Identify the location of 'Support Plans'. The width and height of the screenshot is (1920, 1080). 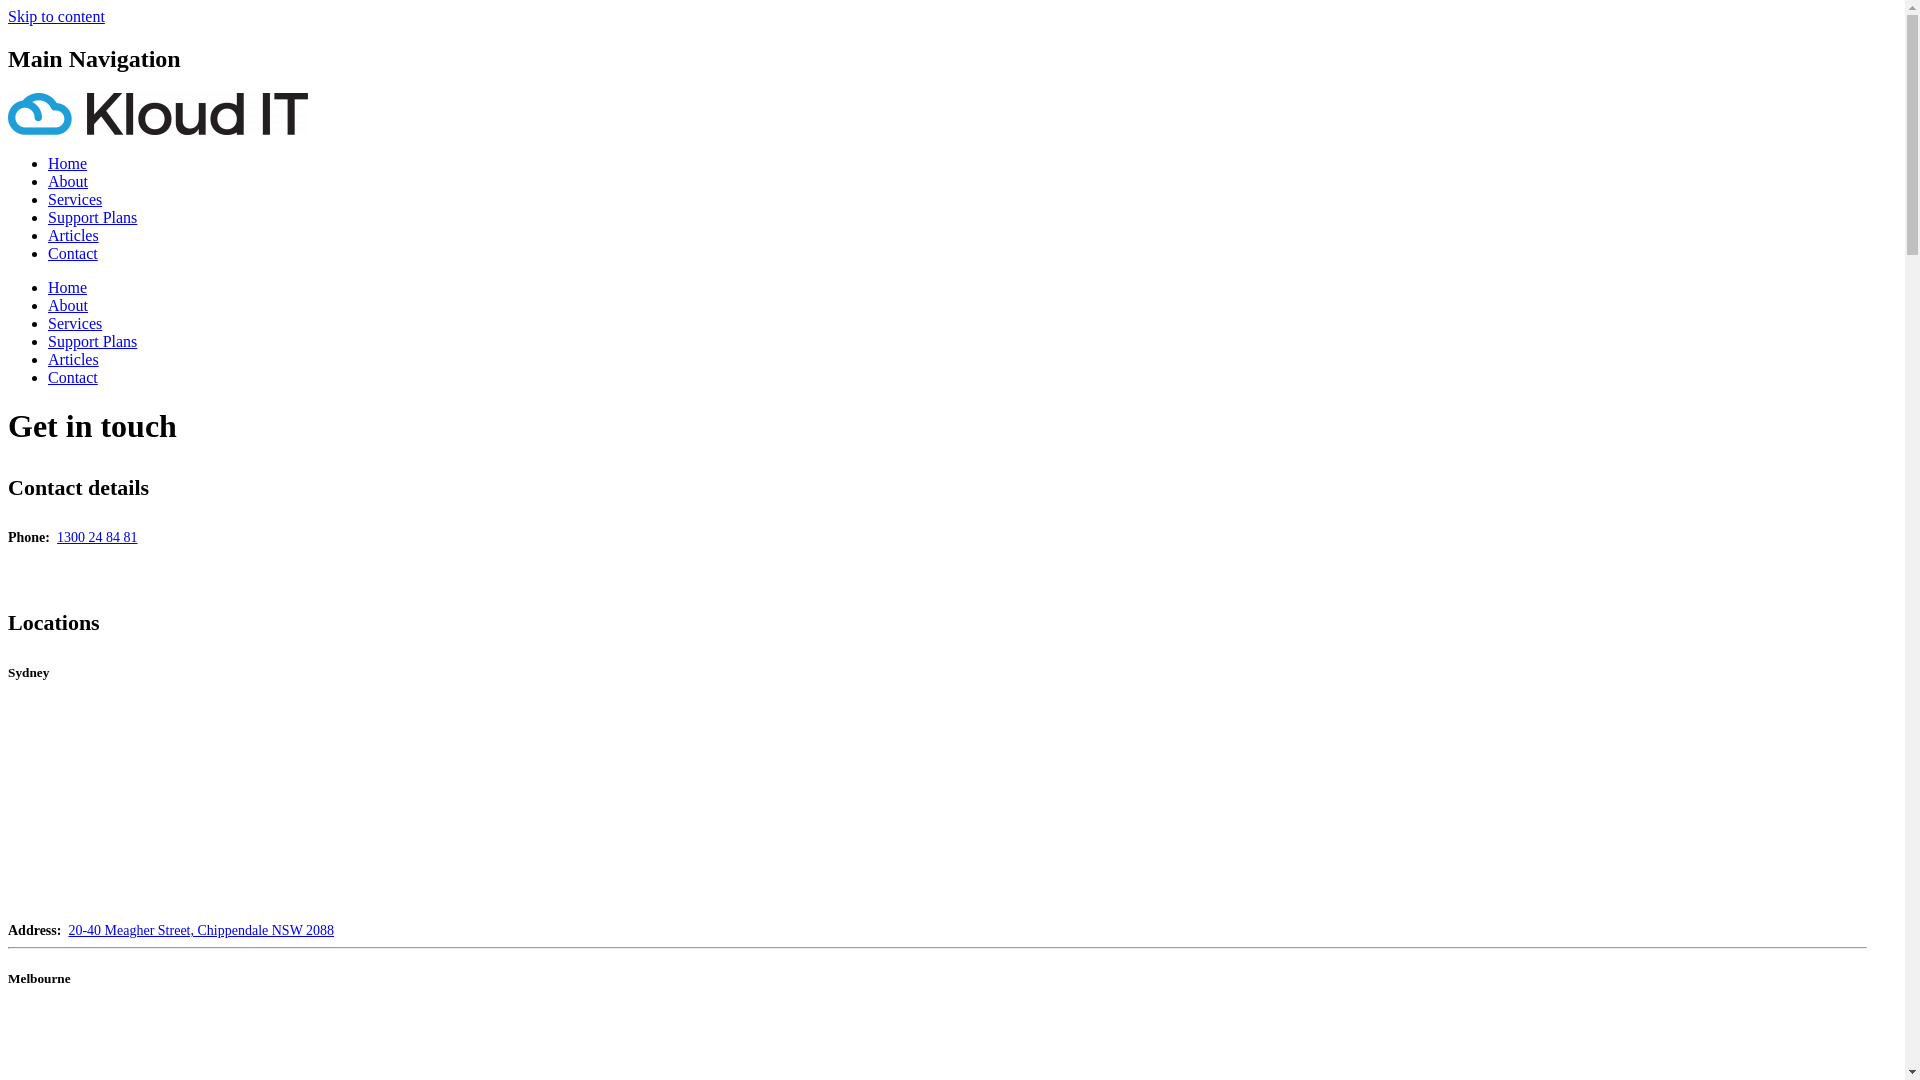
(48, 340).